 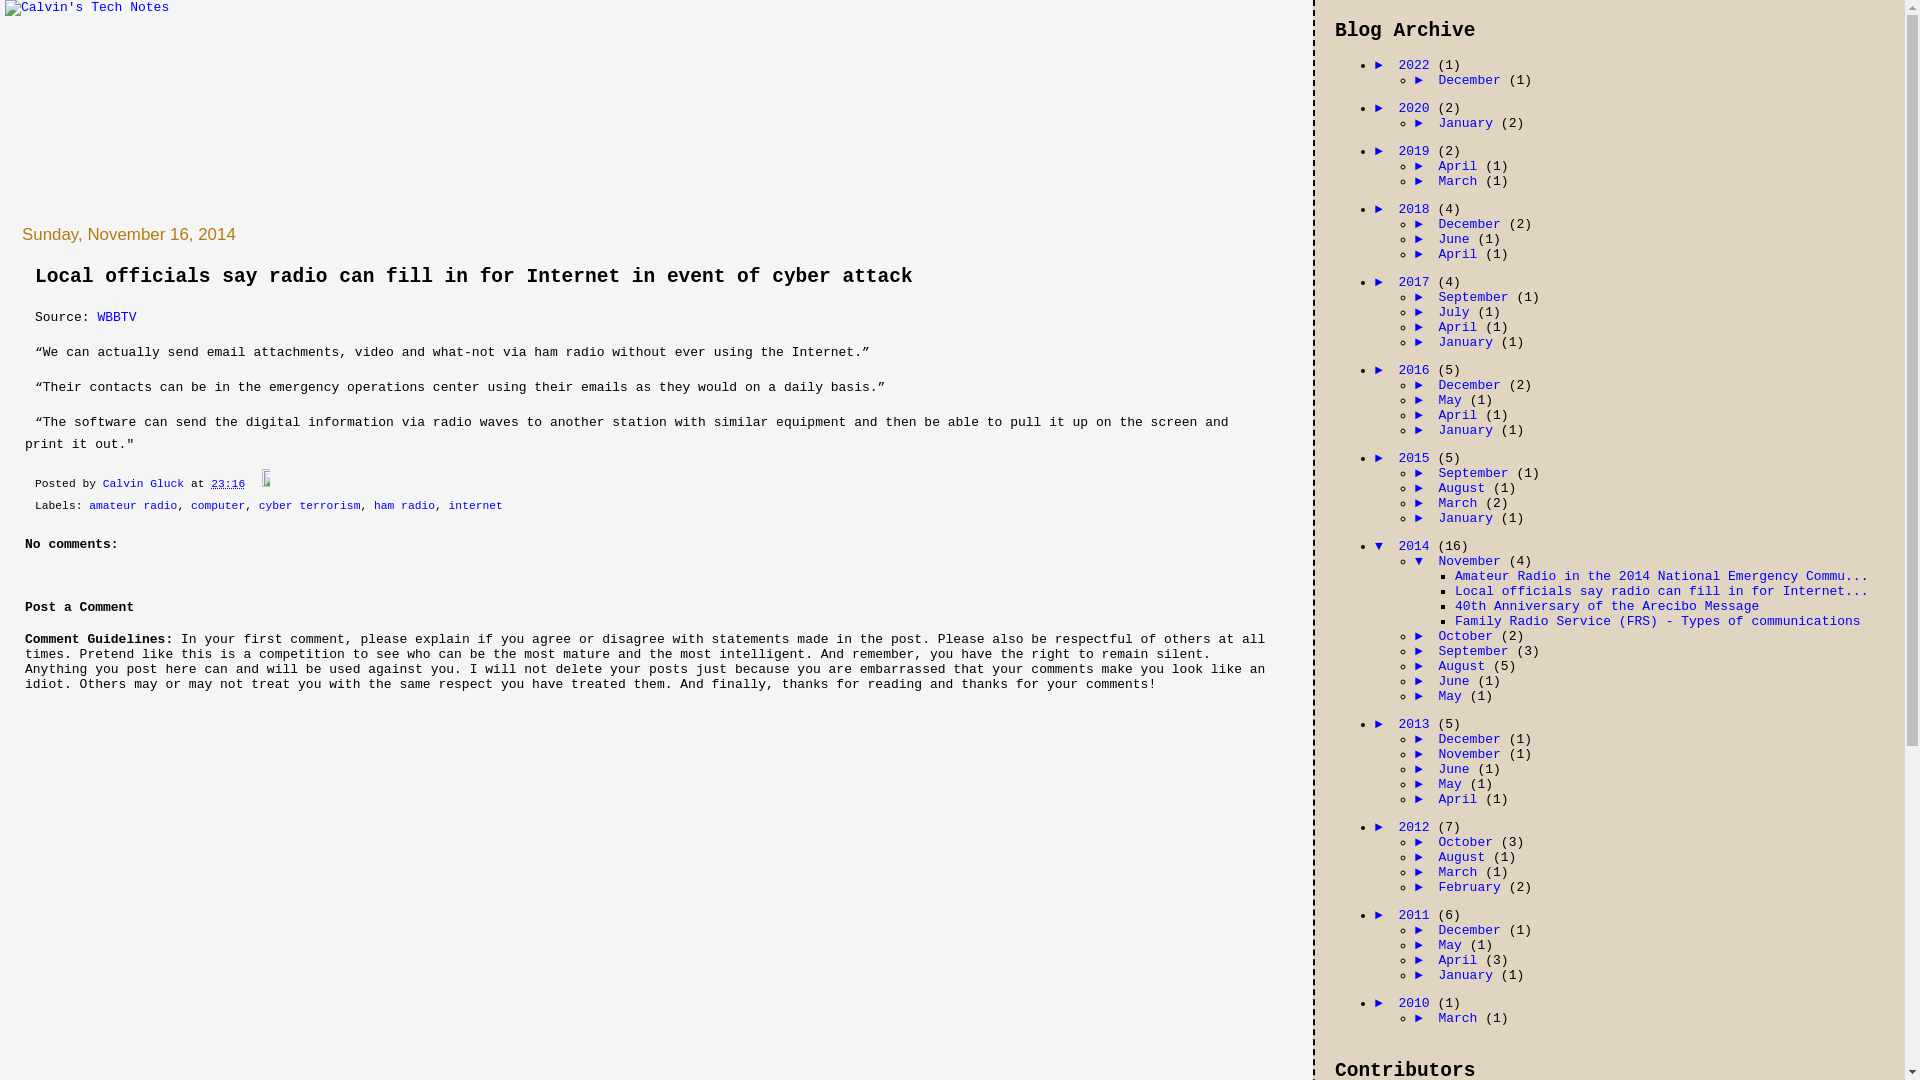 I want to click on 'October', so click(x=1468, y=636).